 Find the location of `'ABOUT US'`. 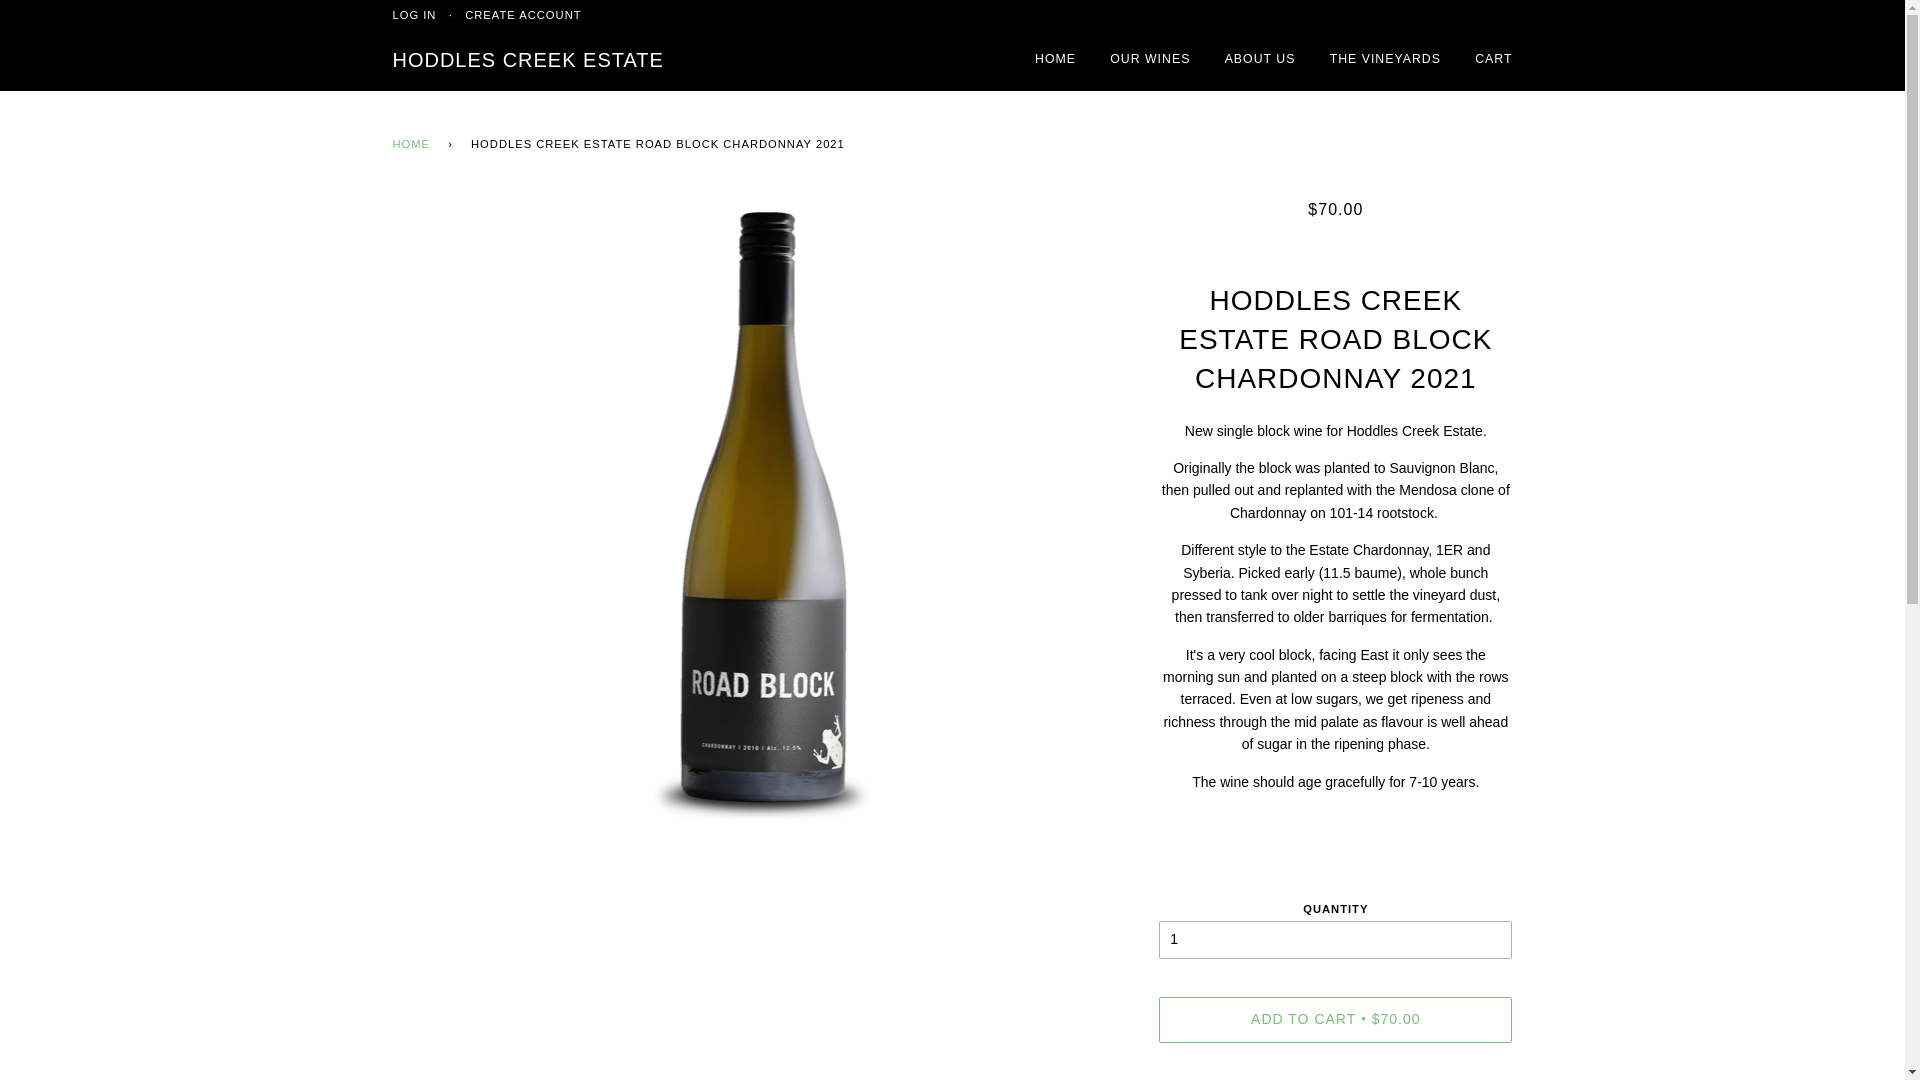

'ABOUT US' is located at coordinates (1259, 59).